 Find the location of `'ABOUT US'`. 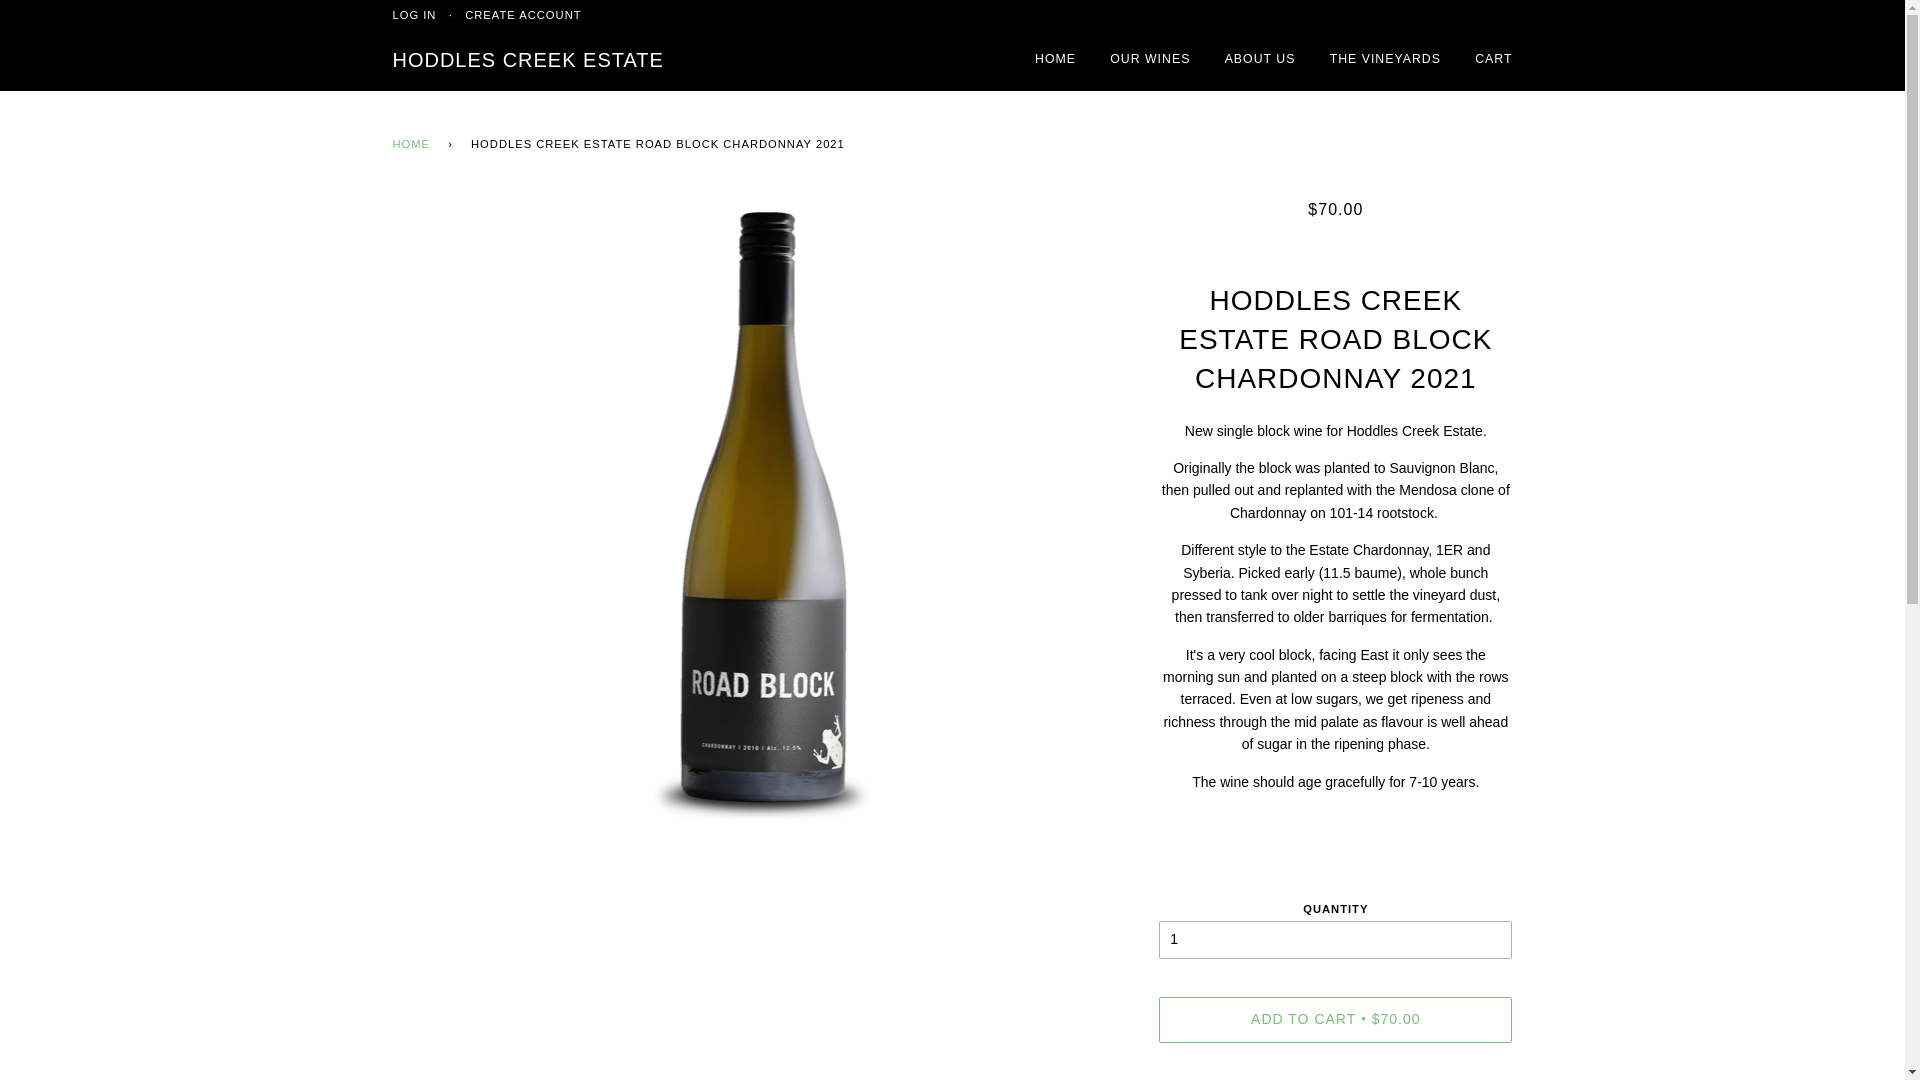

'ABOUT US' is located at coordinates (1259, 59).